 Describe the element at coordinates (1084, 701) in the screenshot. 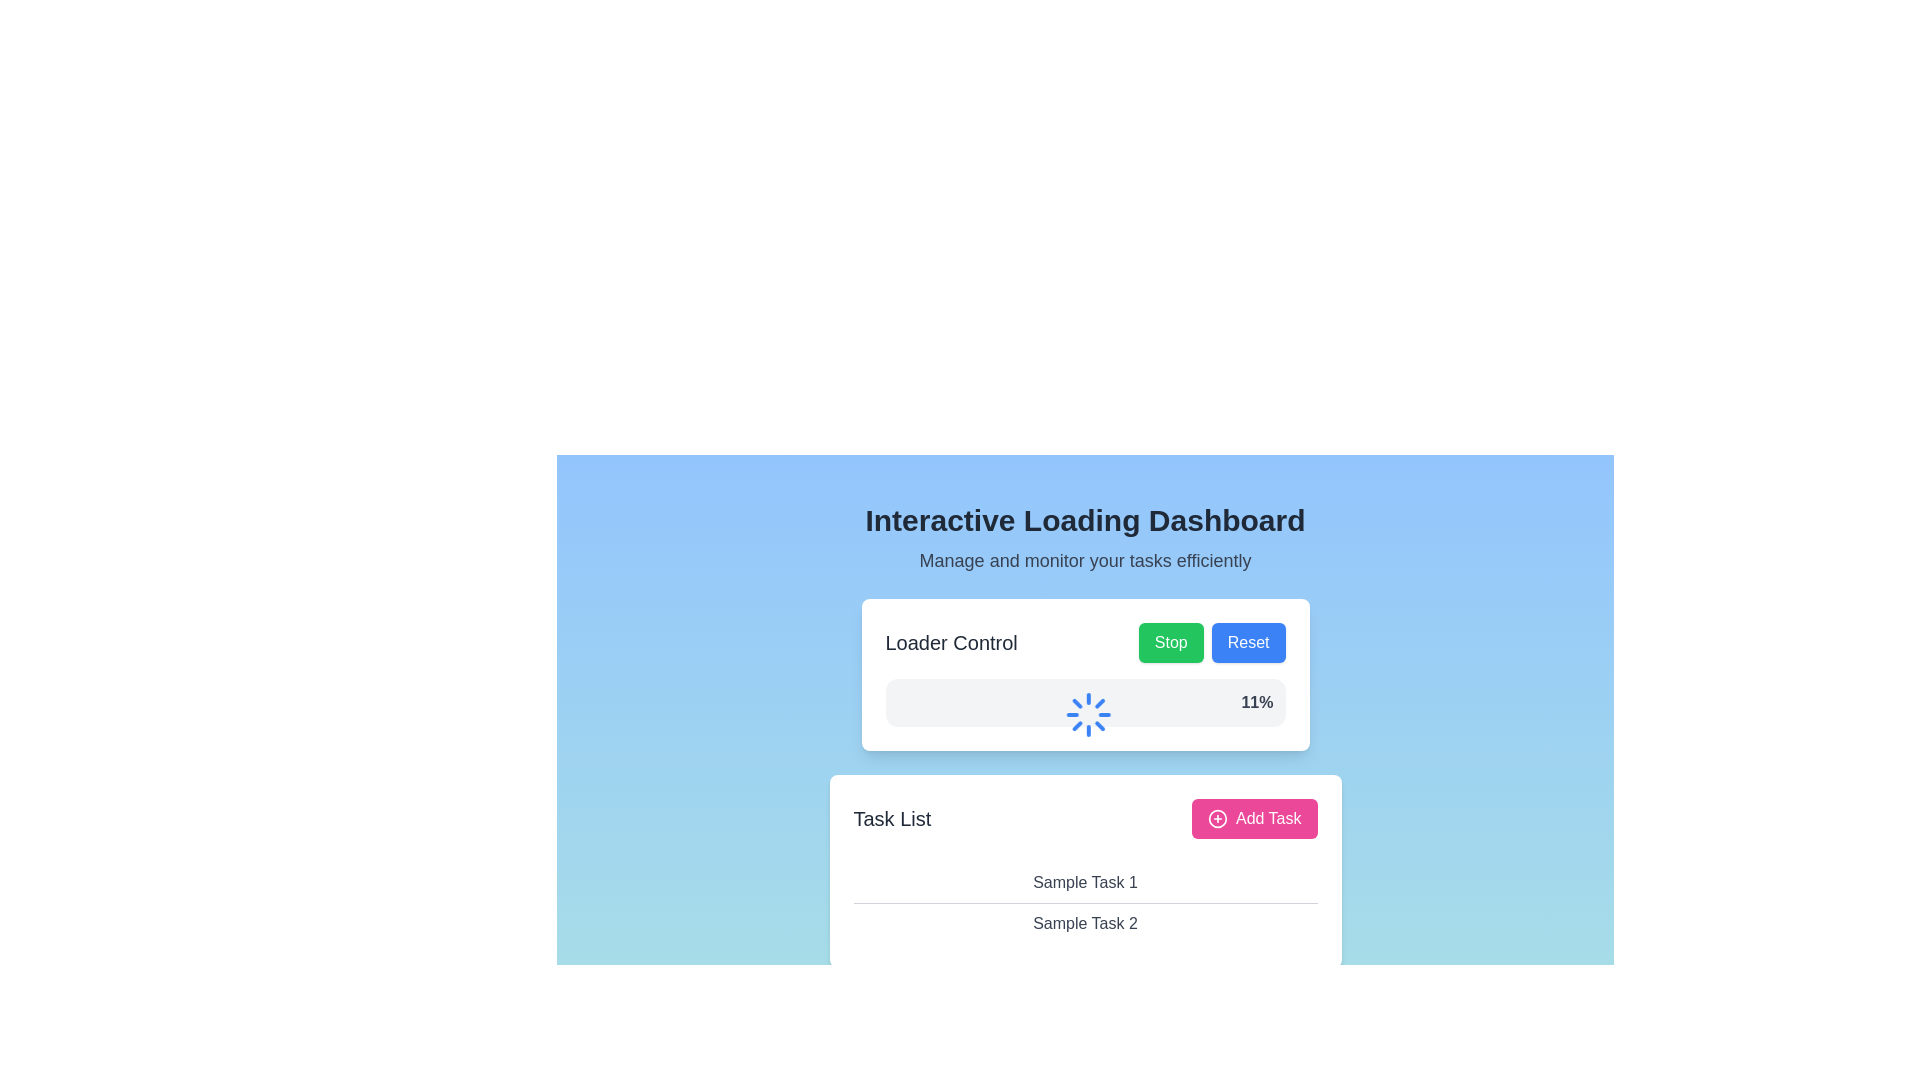

I see `the loading indicator that displays a spinning blue loader icon and '4%' text, located under the 'Stop' and 'Reset' buttons` at that location.